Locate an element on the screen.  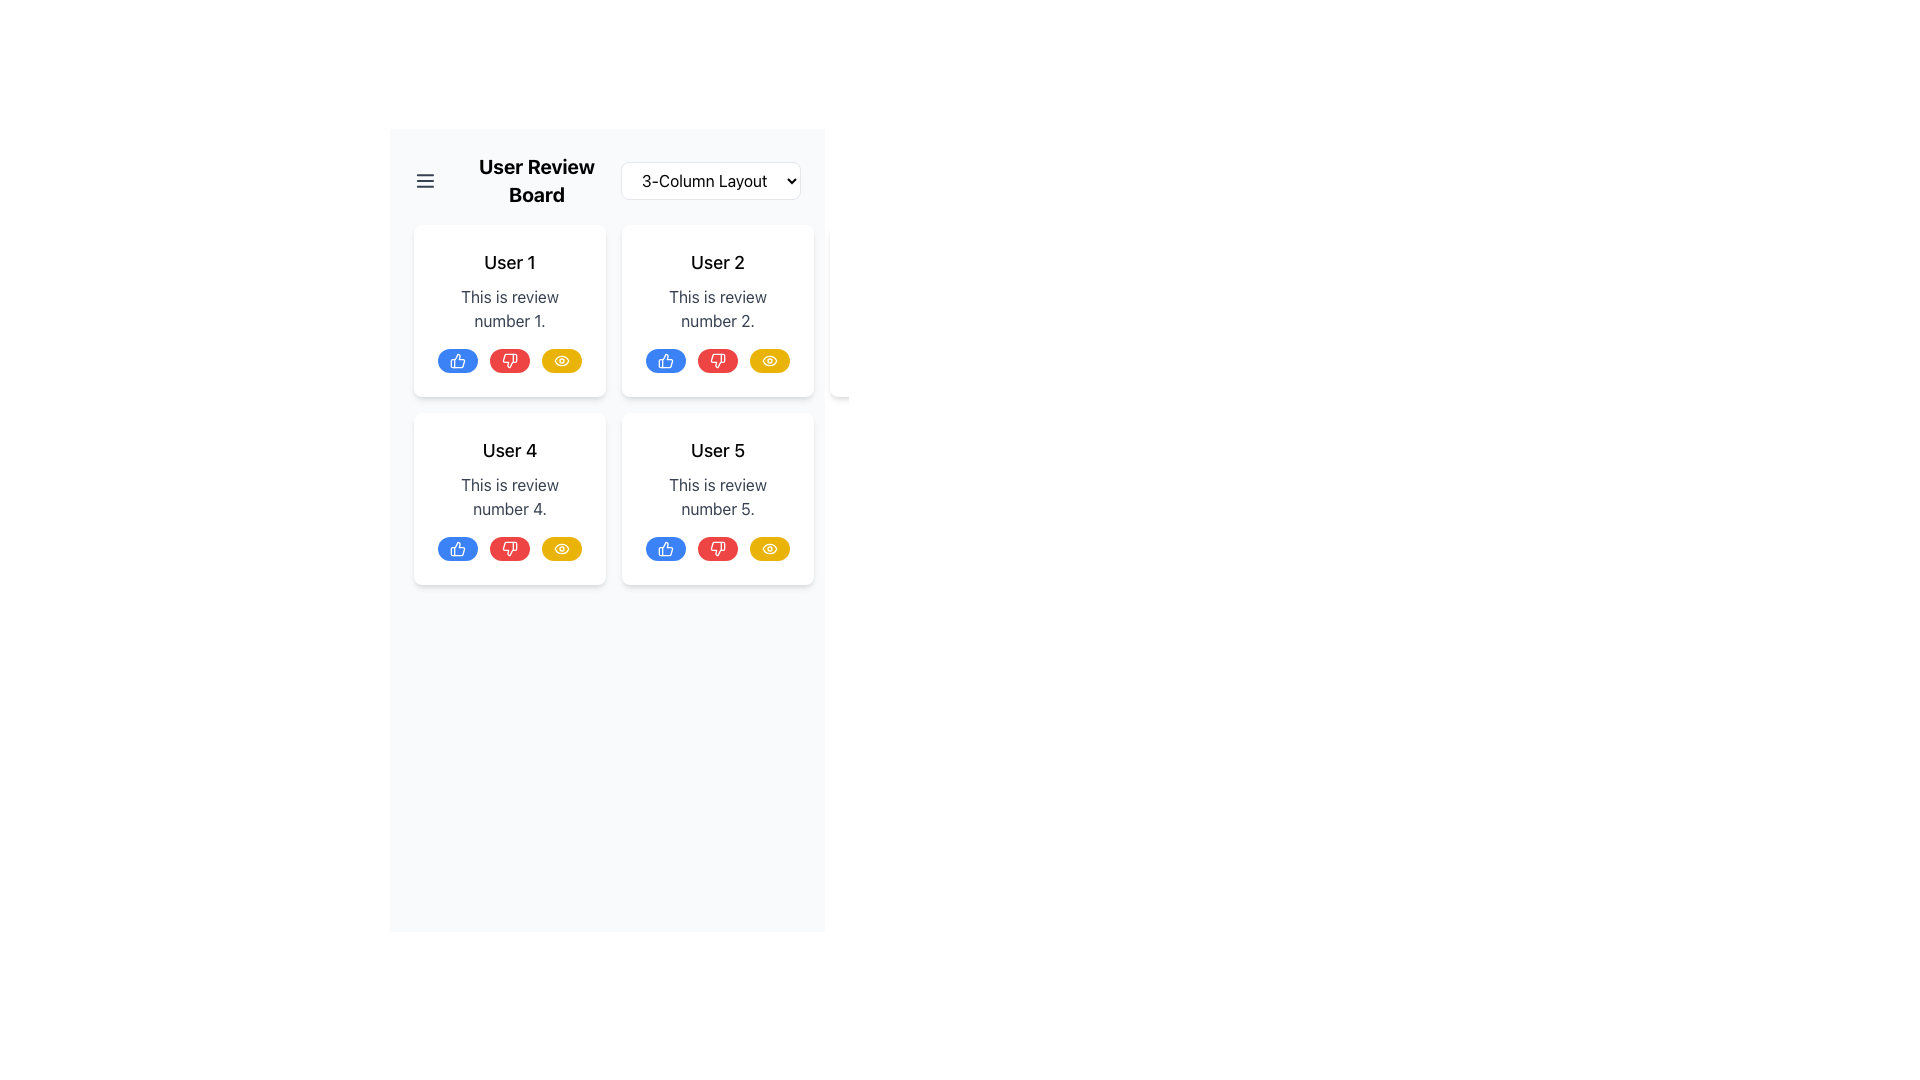
the visibility toggle button located in the bottom right corner of the card associated with 'User 2' is located at coordinates (768, 361).